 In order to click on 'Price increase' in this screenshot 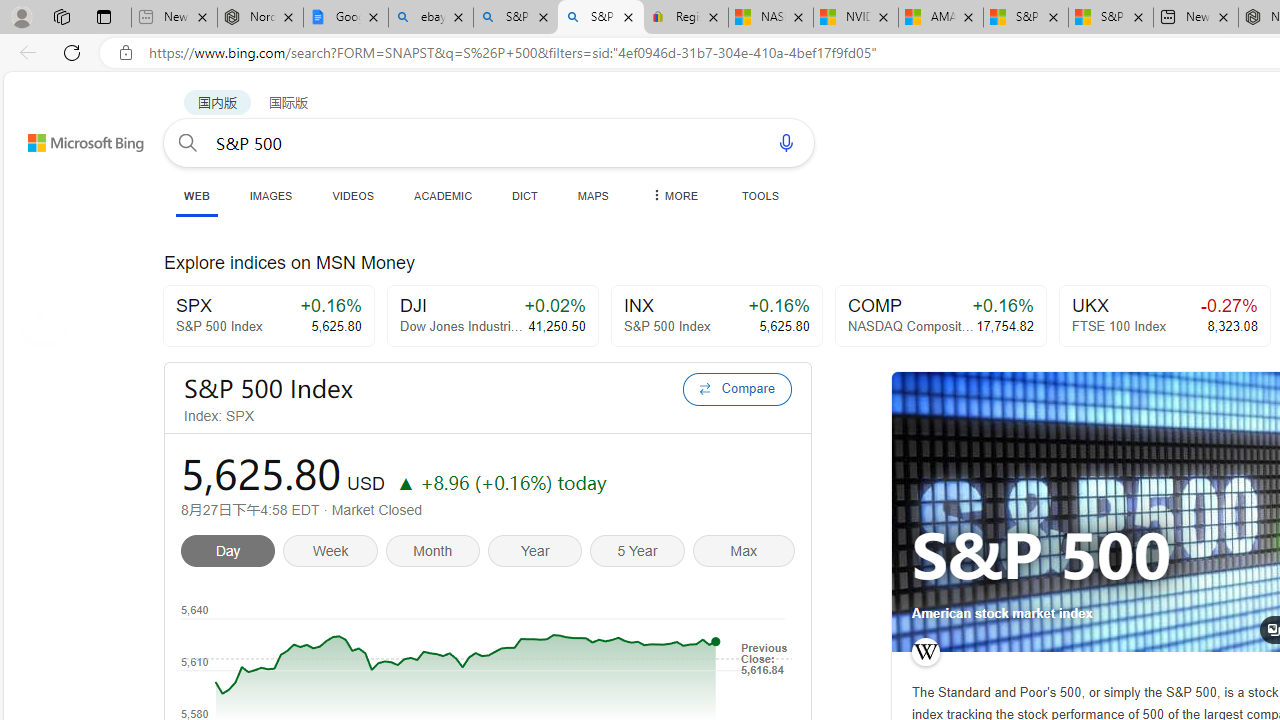, I will do `click(404, 482)`.